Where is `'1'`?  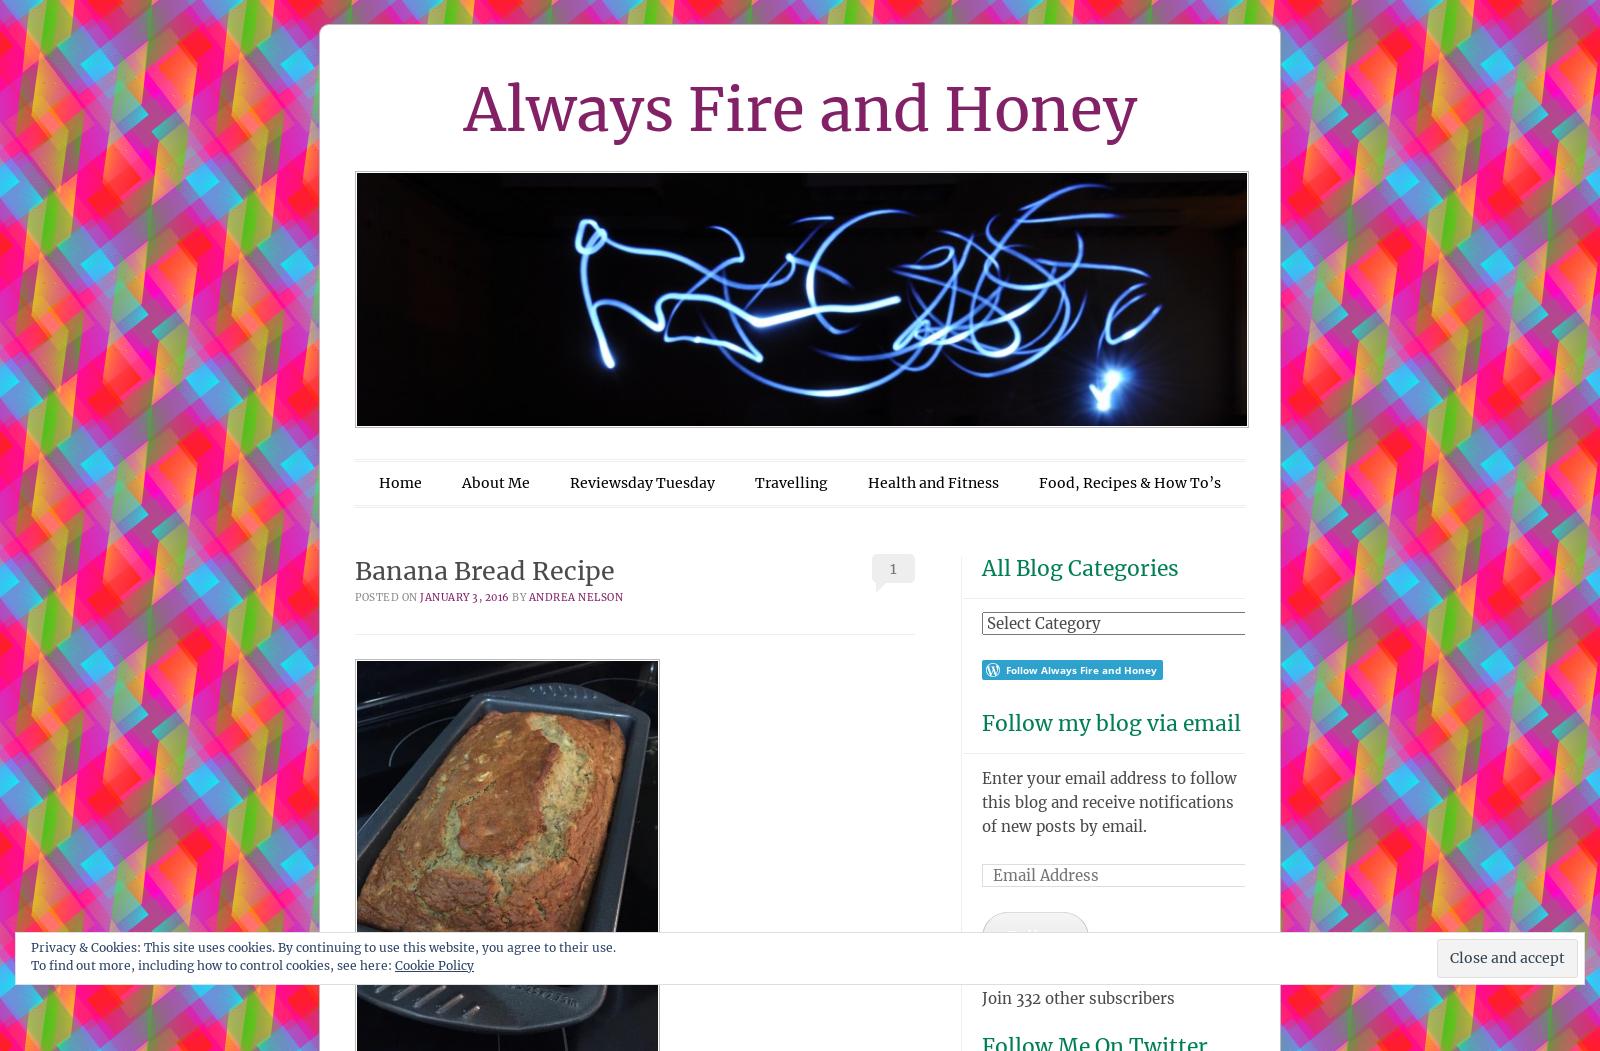
'1' is located at coordinates (891, 567).